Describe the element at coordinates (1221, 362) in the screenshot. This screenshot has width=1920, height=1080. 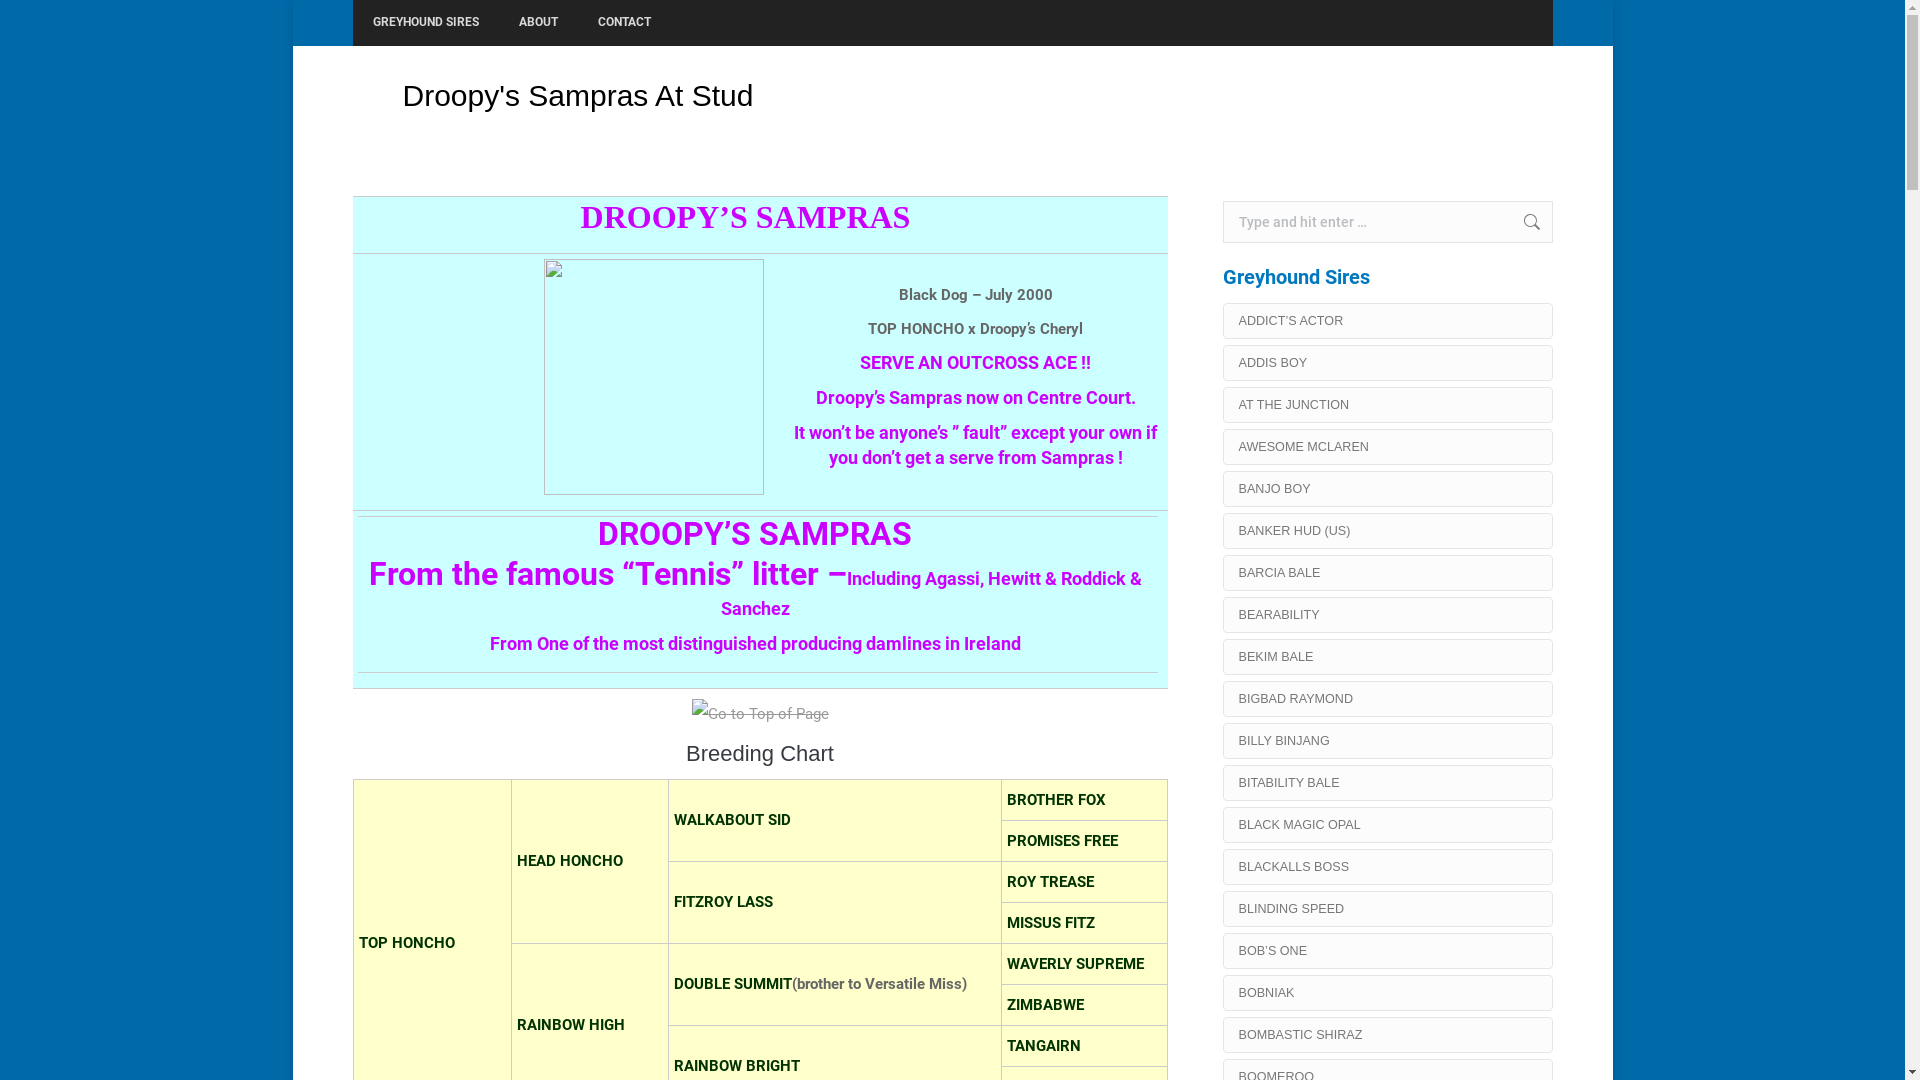
I see `'ADDIS BOY'` at that location.